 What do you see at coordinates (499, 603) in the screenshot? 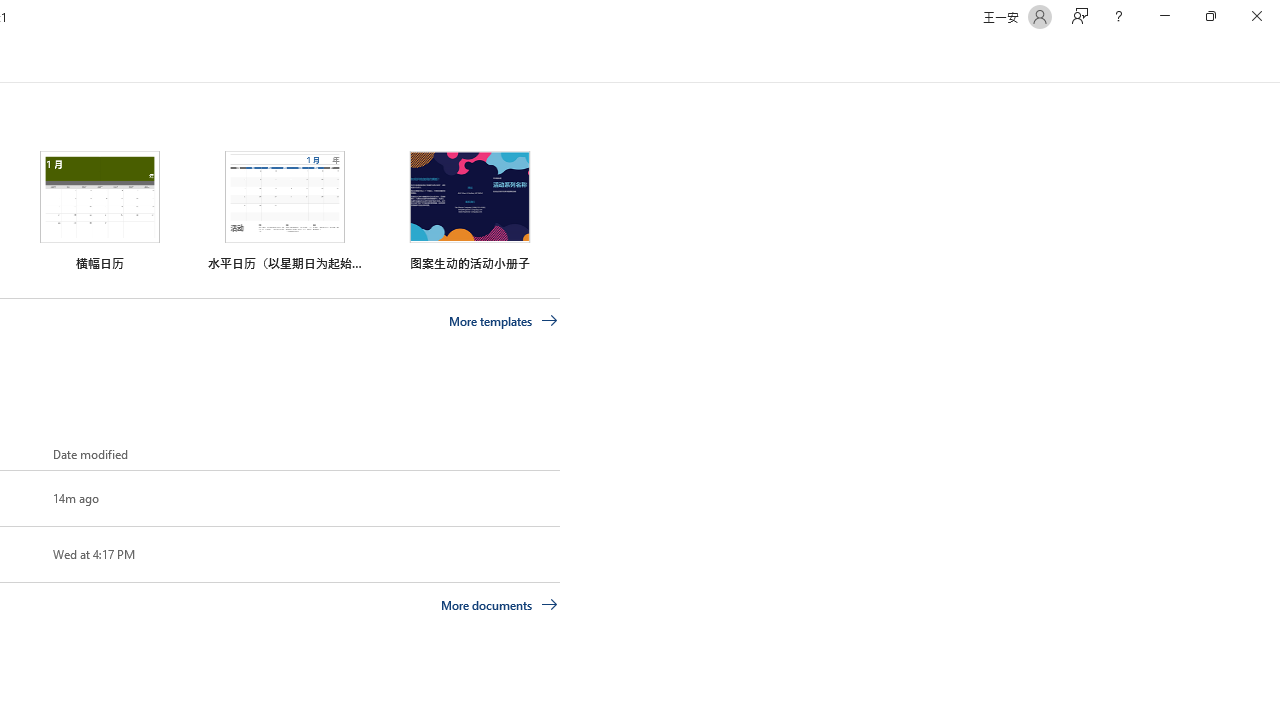
I see `'More documents'` at bounding box center [499, 603].